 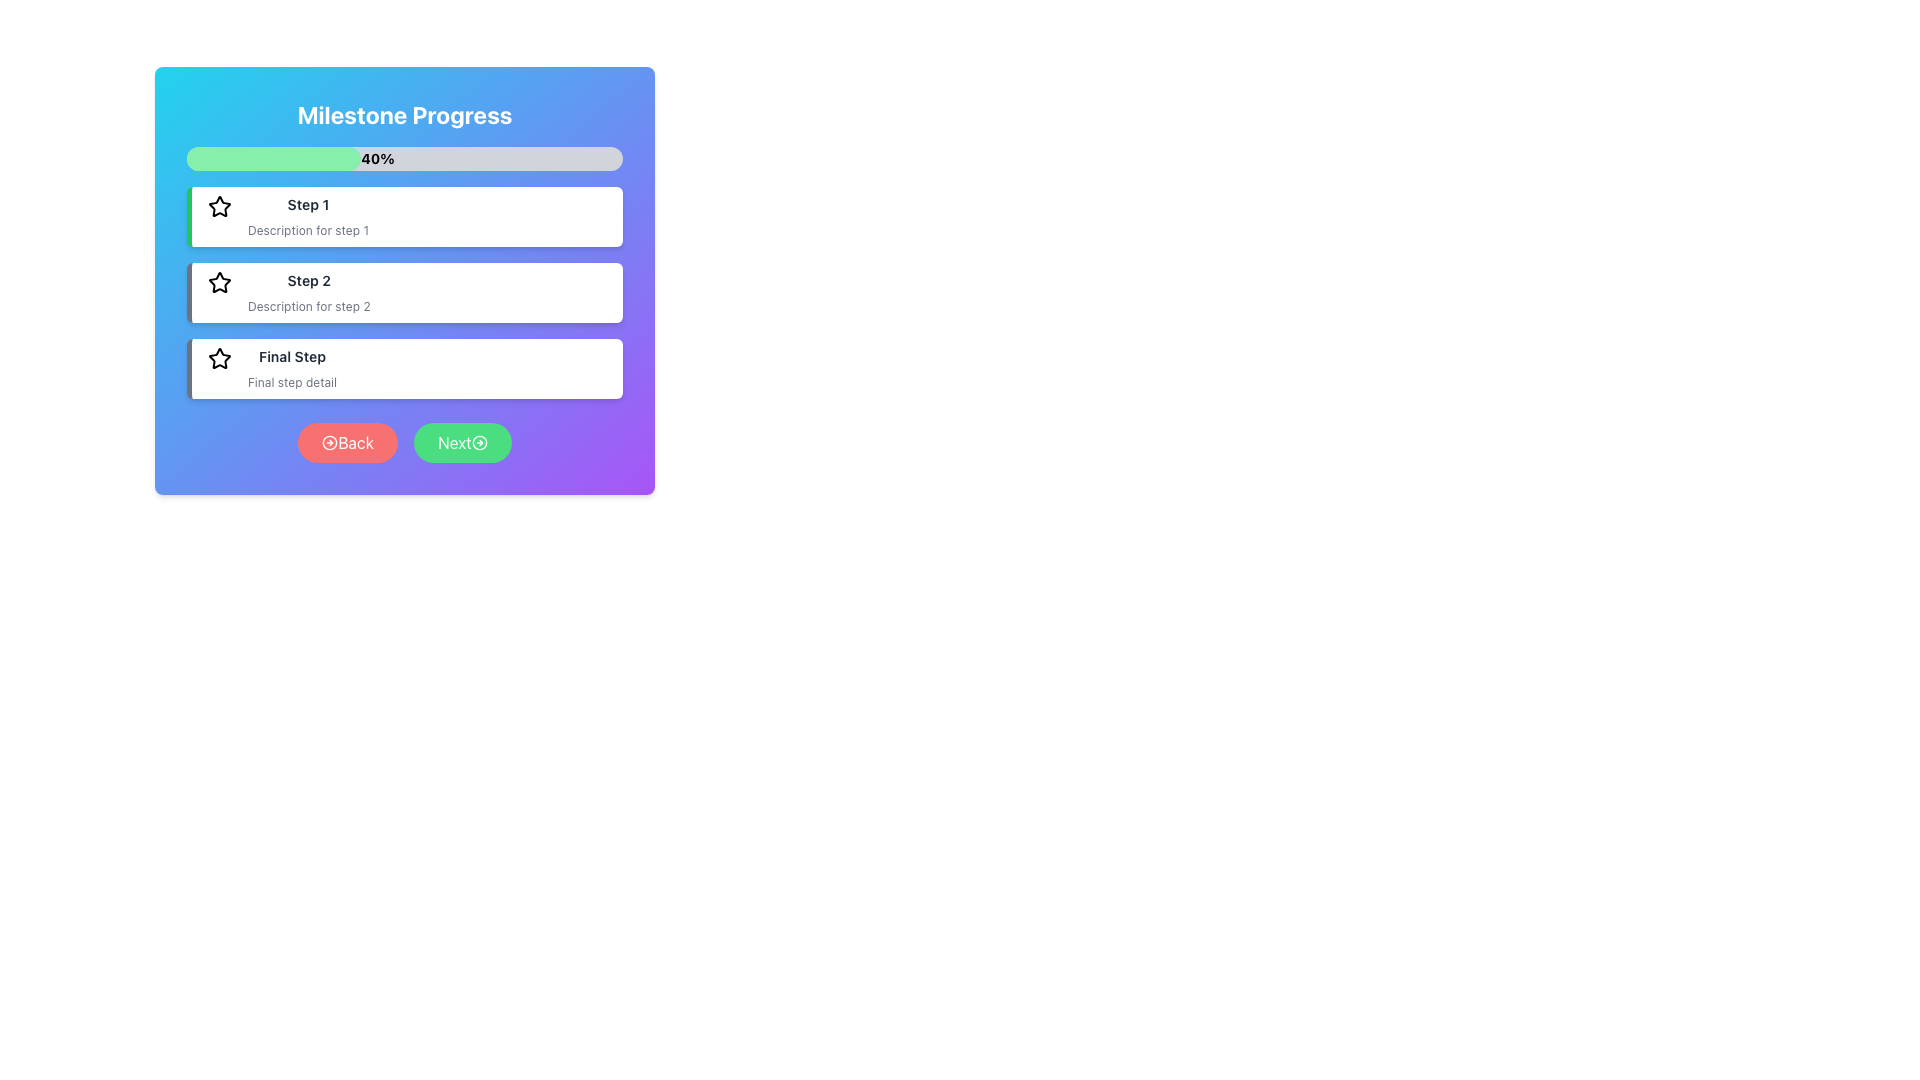 What do you see at coordinates (403, 157) in the screenshot?
I see `the progress bar that displays the current milestone progress percentage ('40%') located below the 'Milestone Progress' title and above the list of steps` at bounding box center [403, 157].